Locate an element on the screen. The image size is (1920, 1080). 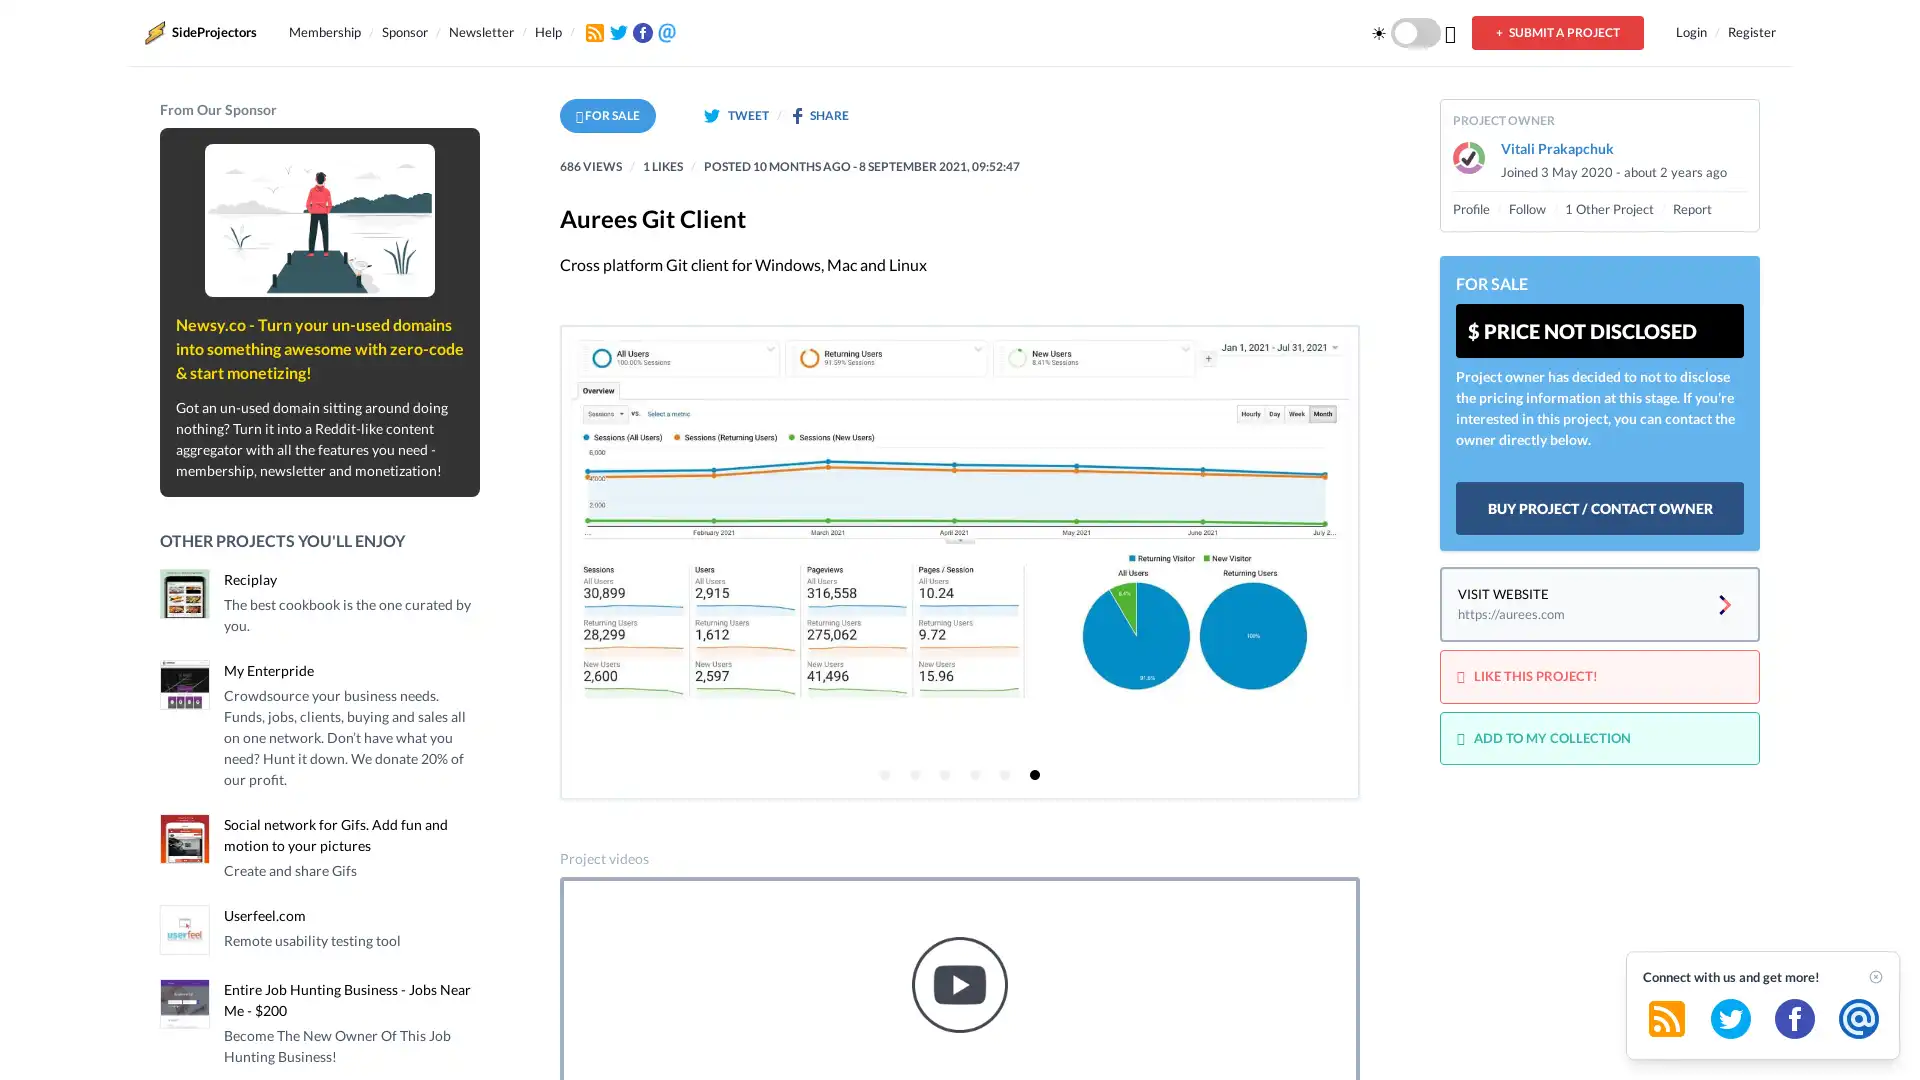
Next page is located at coordinates (1358, 562).